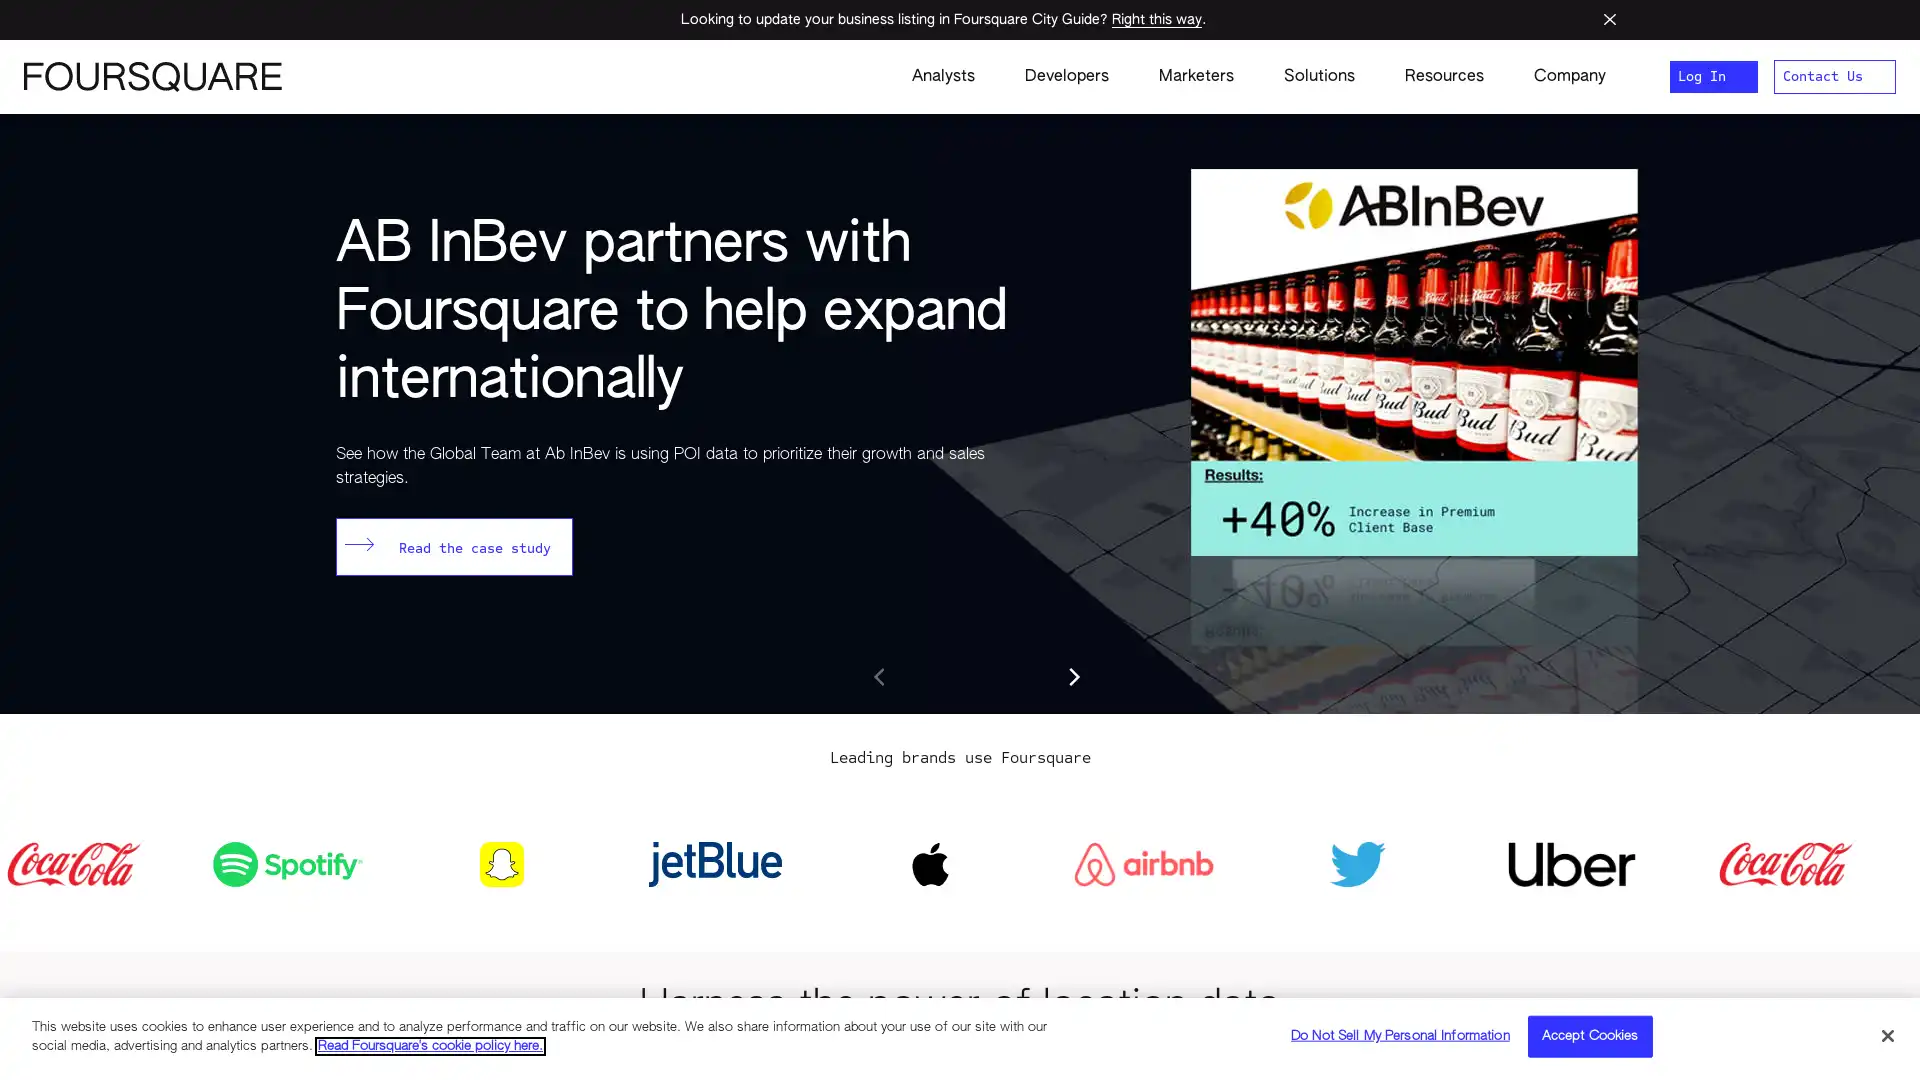 The height and width of the screenshot is (1080, 1920). I want to click on close, so click(1609, 19).